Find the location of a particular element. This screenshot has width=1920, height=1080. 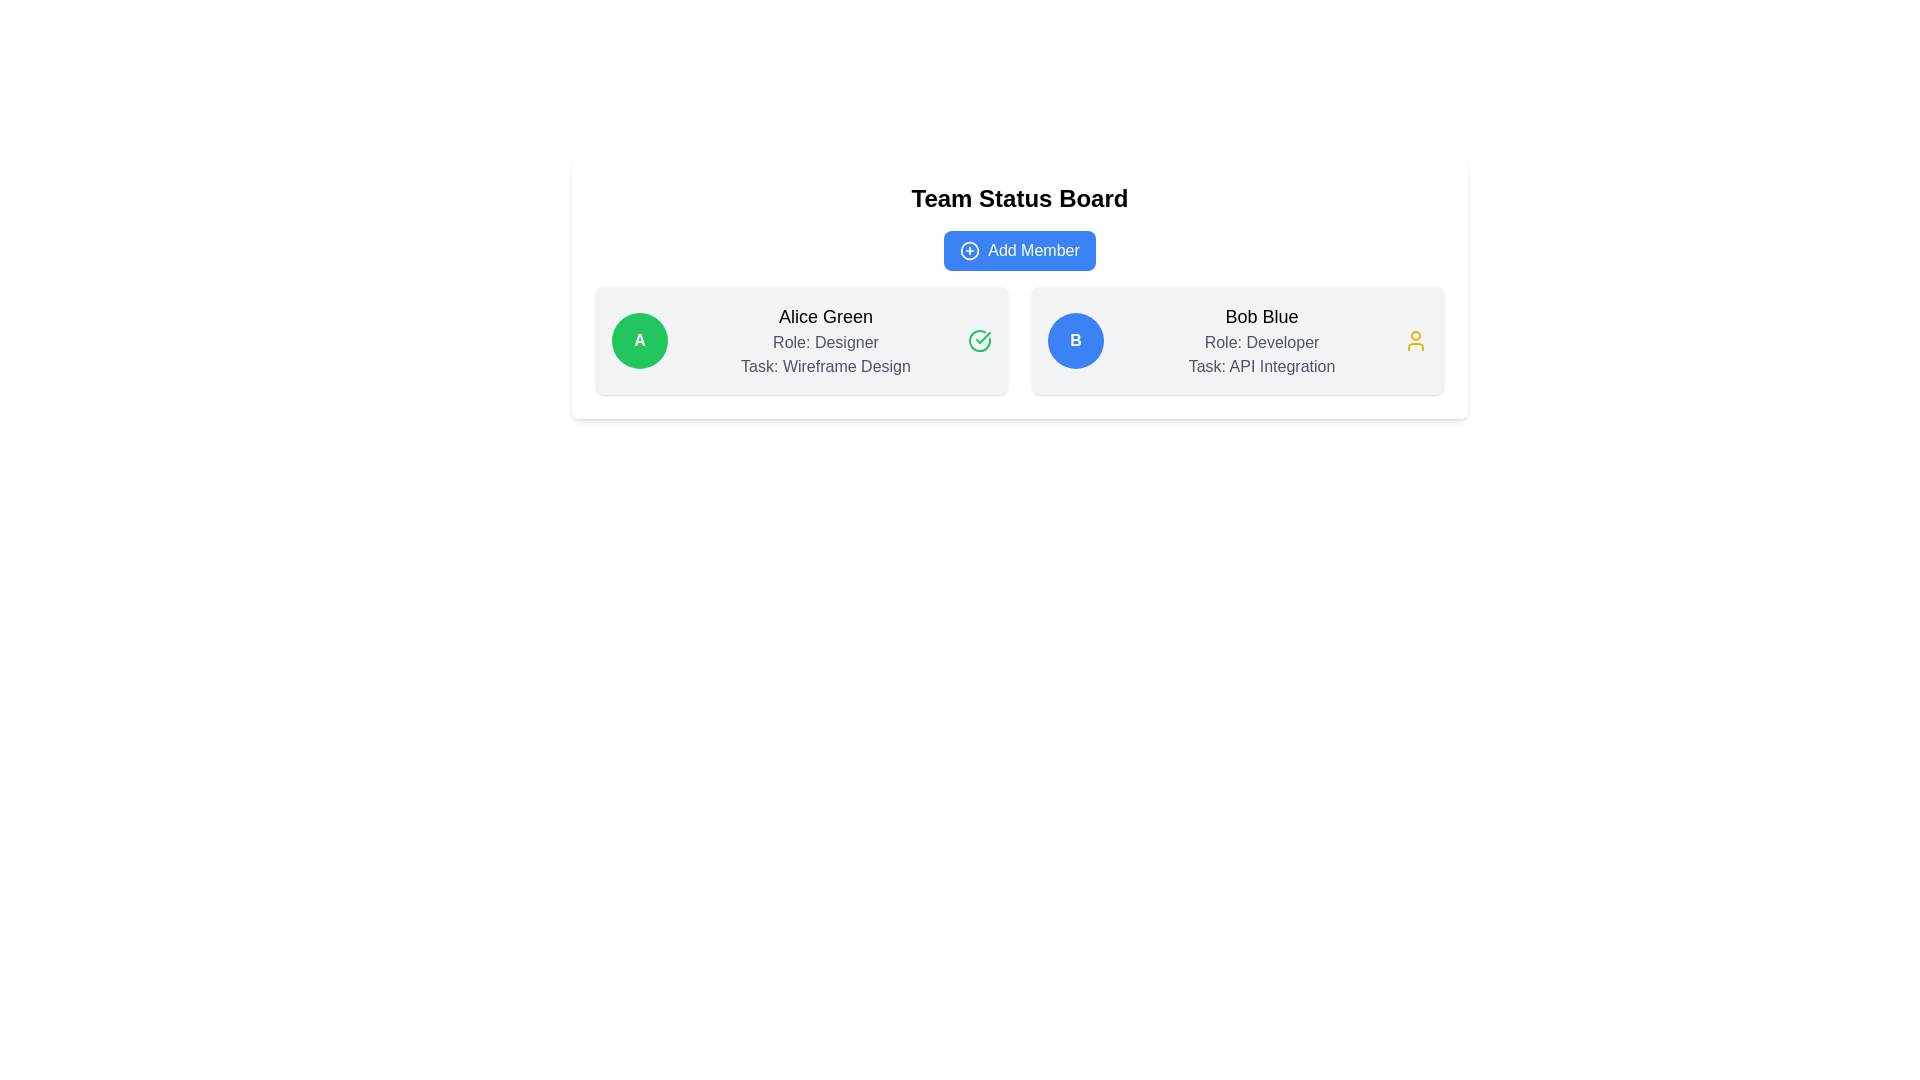

the 'Add' icon located in the left-center of the blue button labeled 'Add Member' is located at coordinates (969, 249).